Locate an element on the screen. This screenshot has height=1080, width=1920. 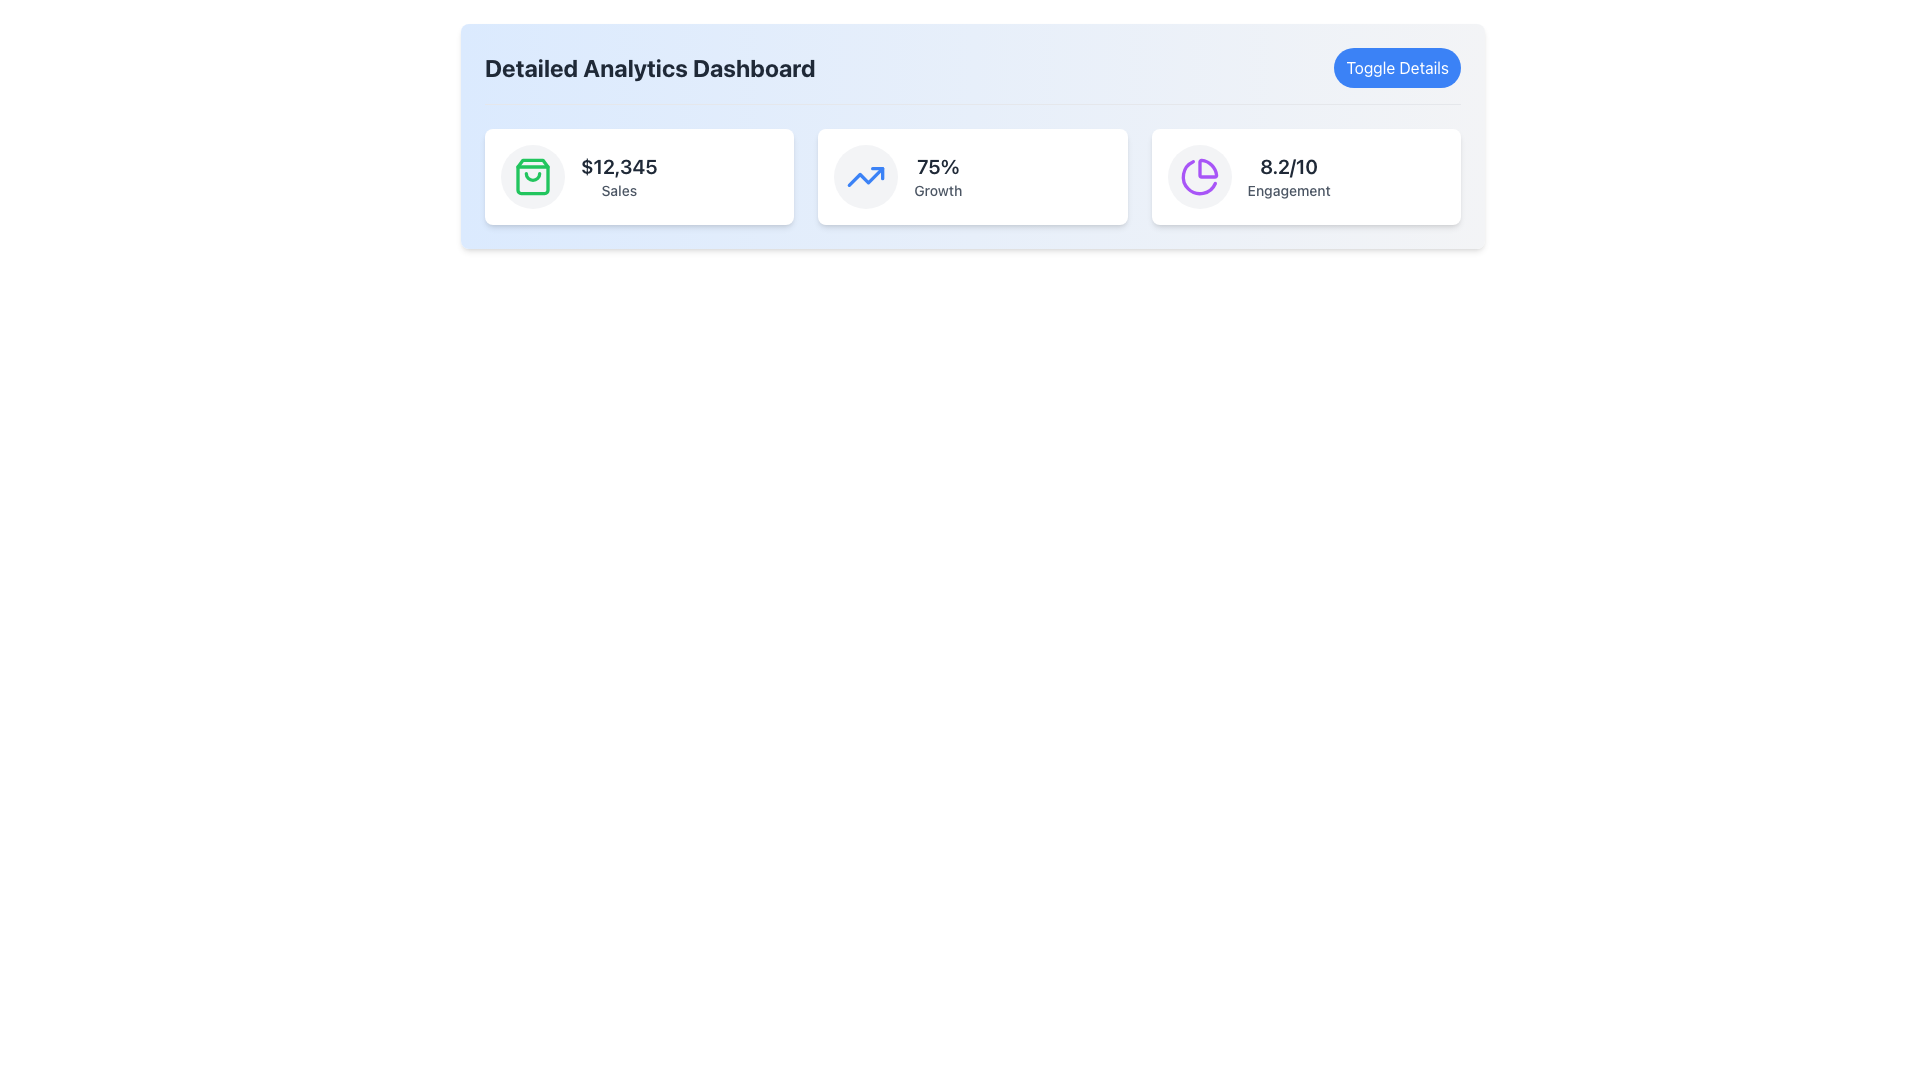
the sales metrics text label, which is positioned in the first white card to the right of the green shopping bag icon is located at coordinates (618, 176).